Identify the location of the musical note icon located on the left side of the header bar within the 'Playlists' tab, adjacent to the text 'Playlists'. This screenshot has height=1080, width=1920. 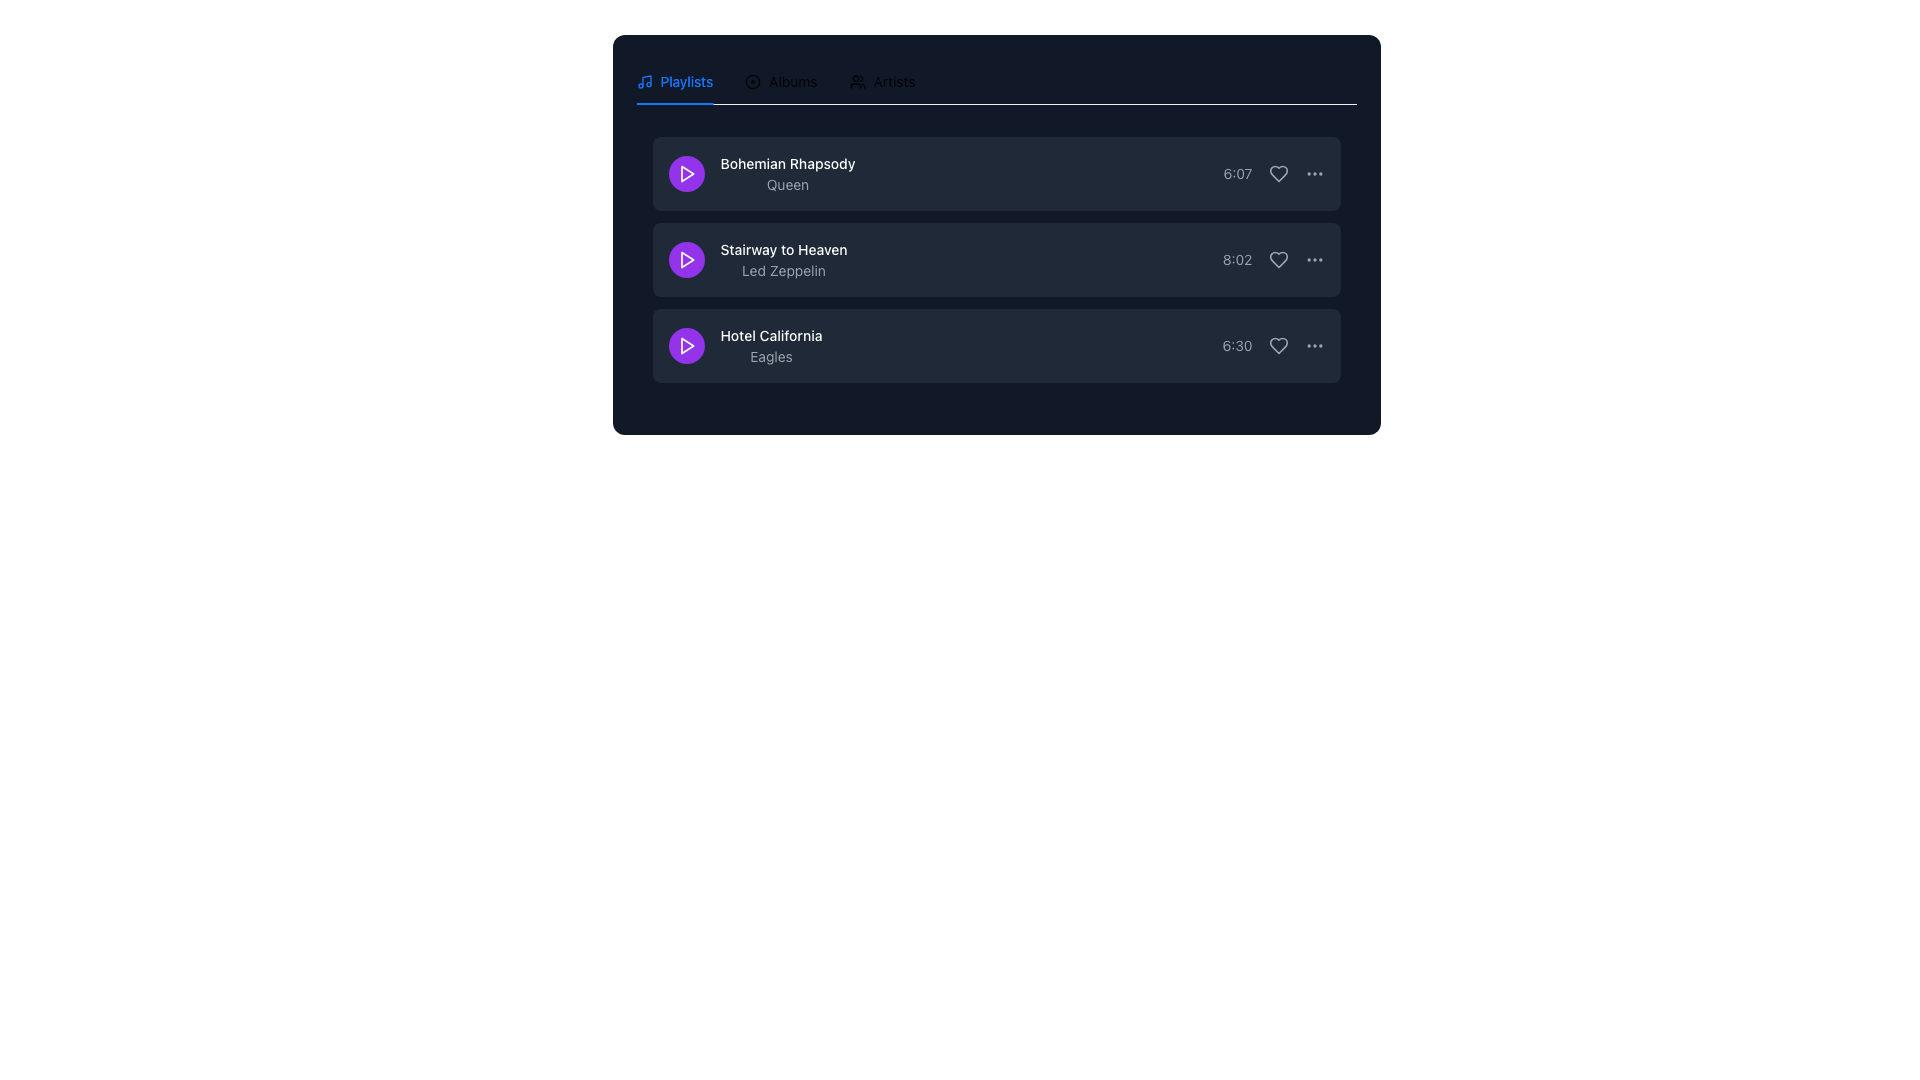
(644, 80).